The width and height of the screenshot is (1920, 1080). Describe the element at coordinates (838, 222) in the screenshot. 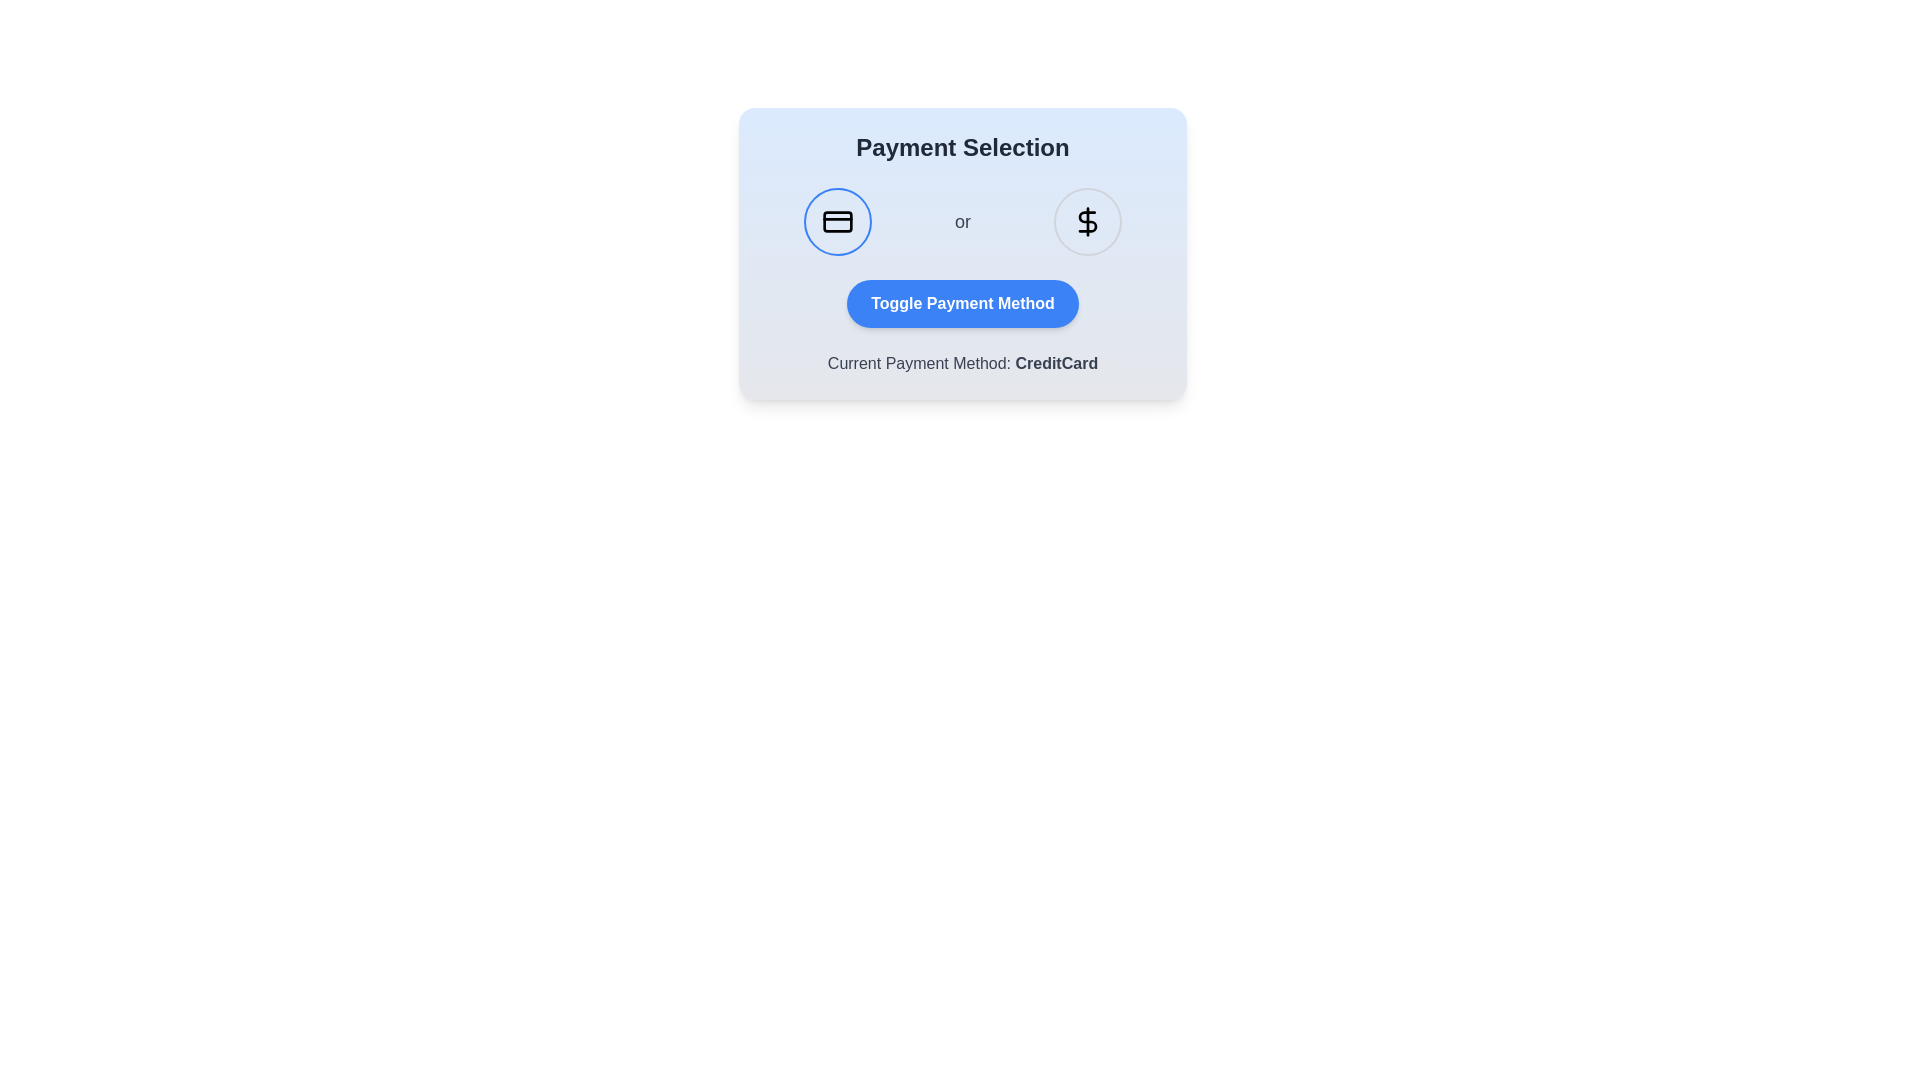

I see `the credit card icon located inside a blue-bordered circle` at that location.